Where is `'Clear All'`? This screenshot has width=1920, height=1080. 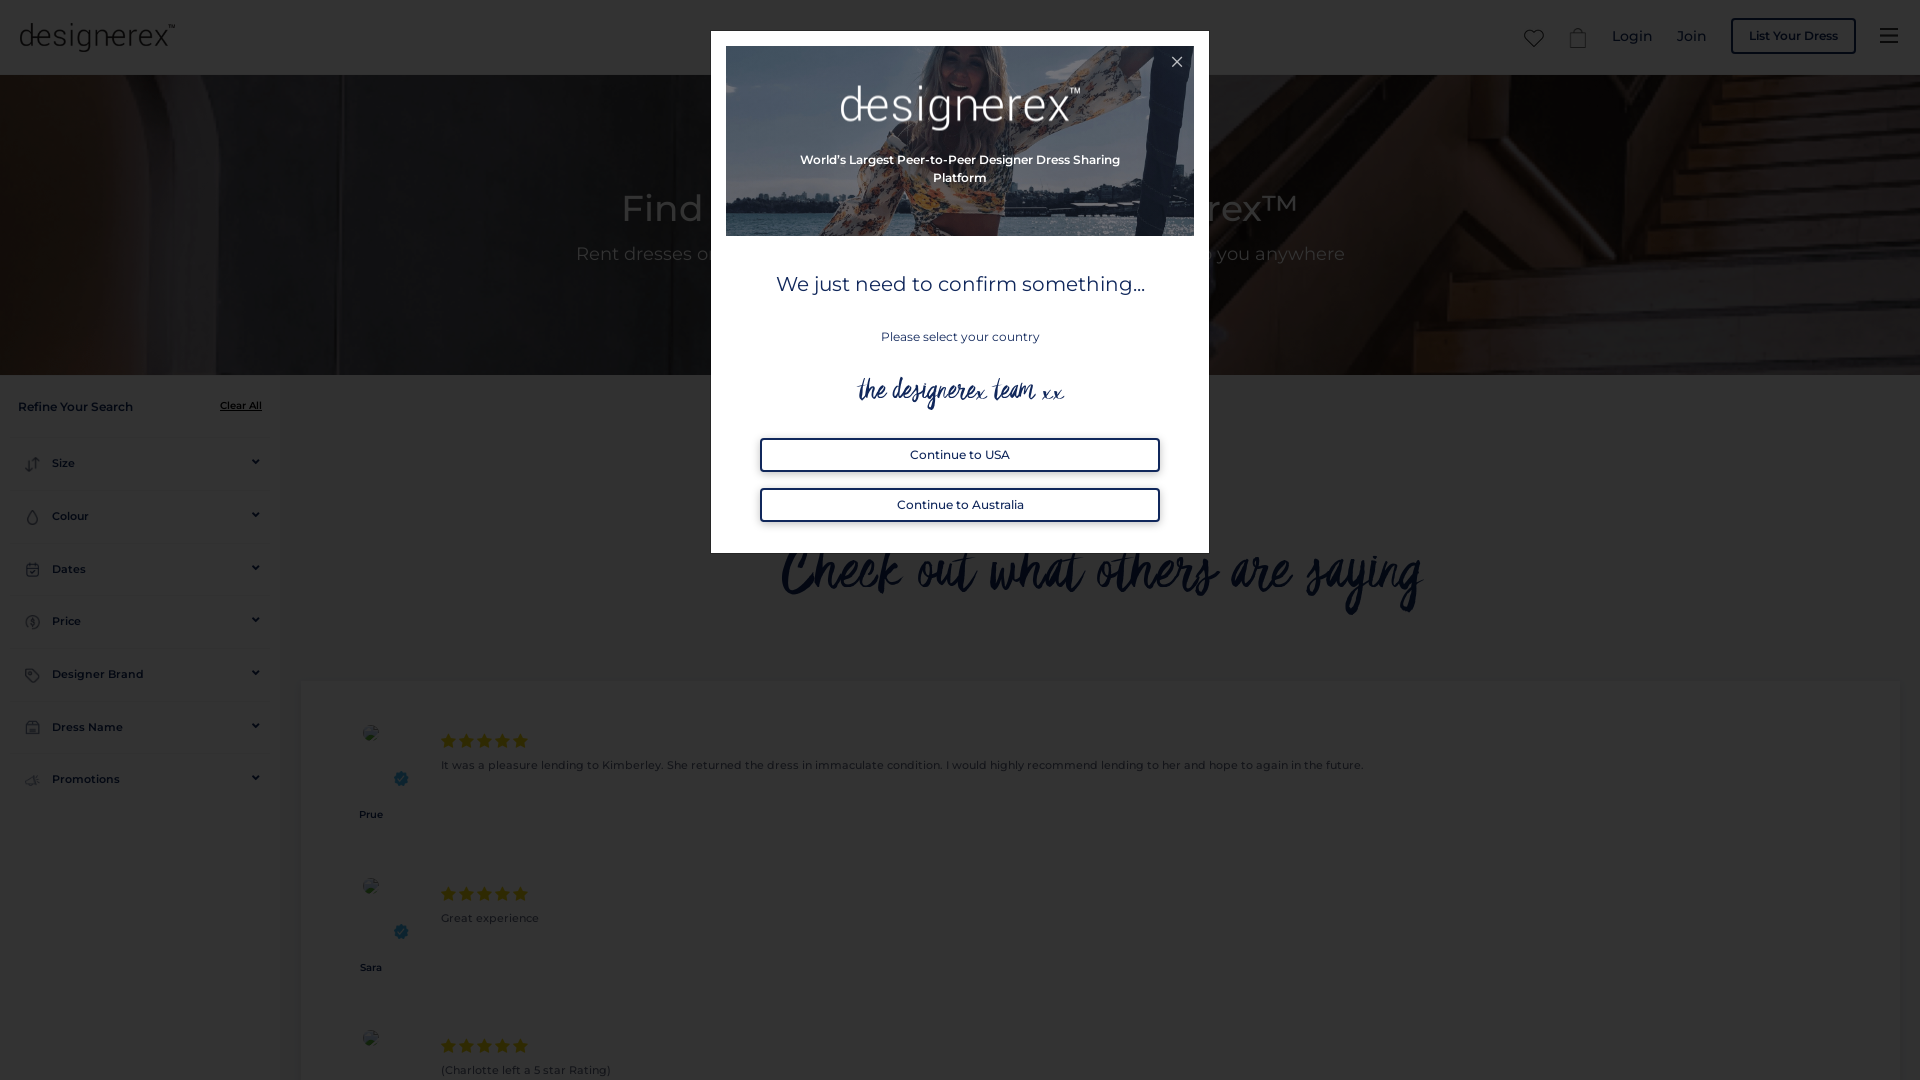 'Clear All' is located at coordinates (240, 405).